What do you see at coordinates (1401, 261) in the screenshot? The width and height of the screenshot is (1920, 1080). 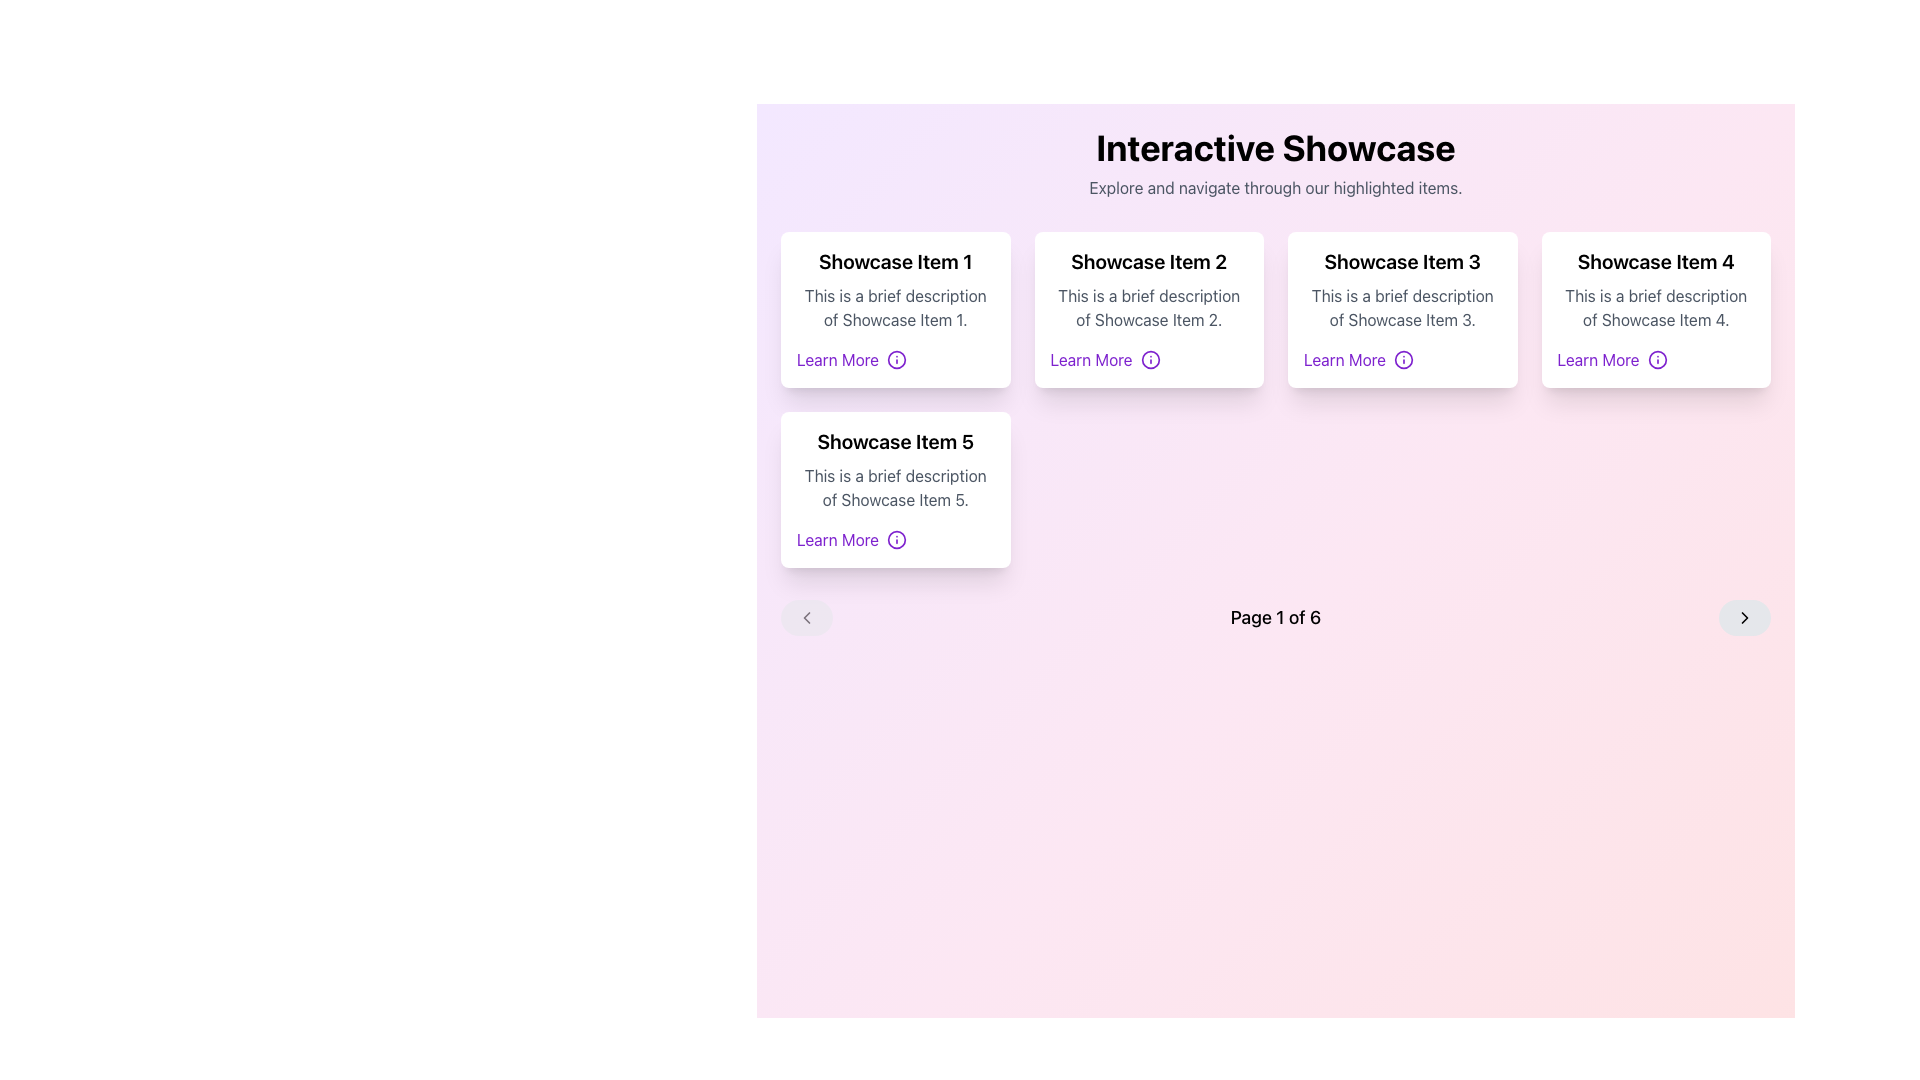 I see `the Text Label that displays the title of 'Showcase Item 3', which is positioned at the top of its card` at bounding box center [1401, 261].